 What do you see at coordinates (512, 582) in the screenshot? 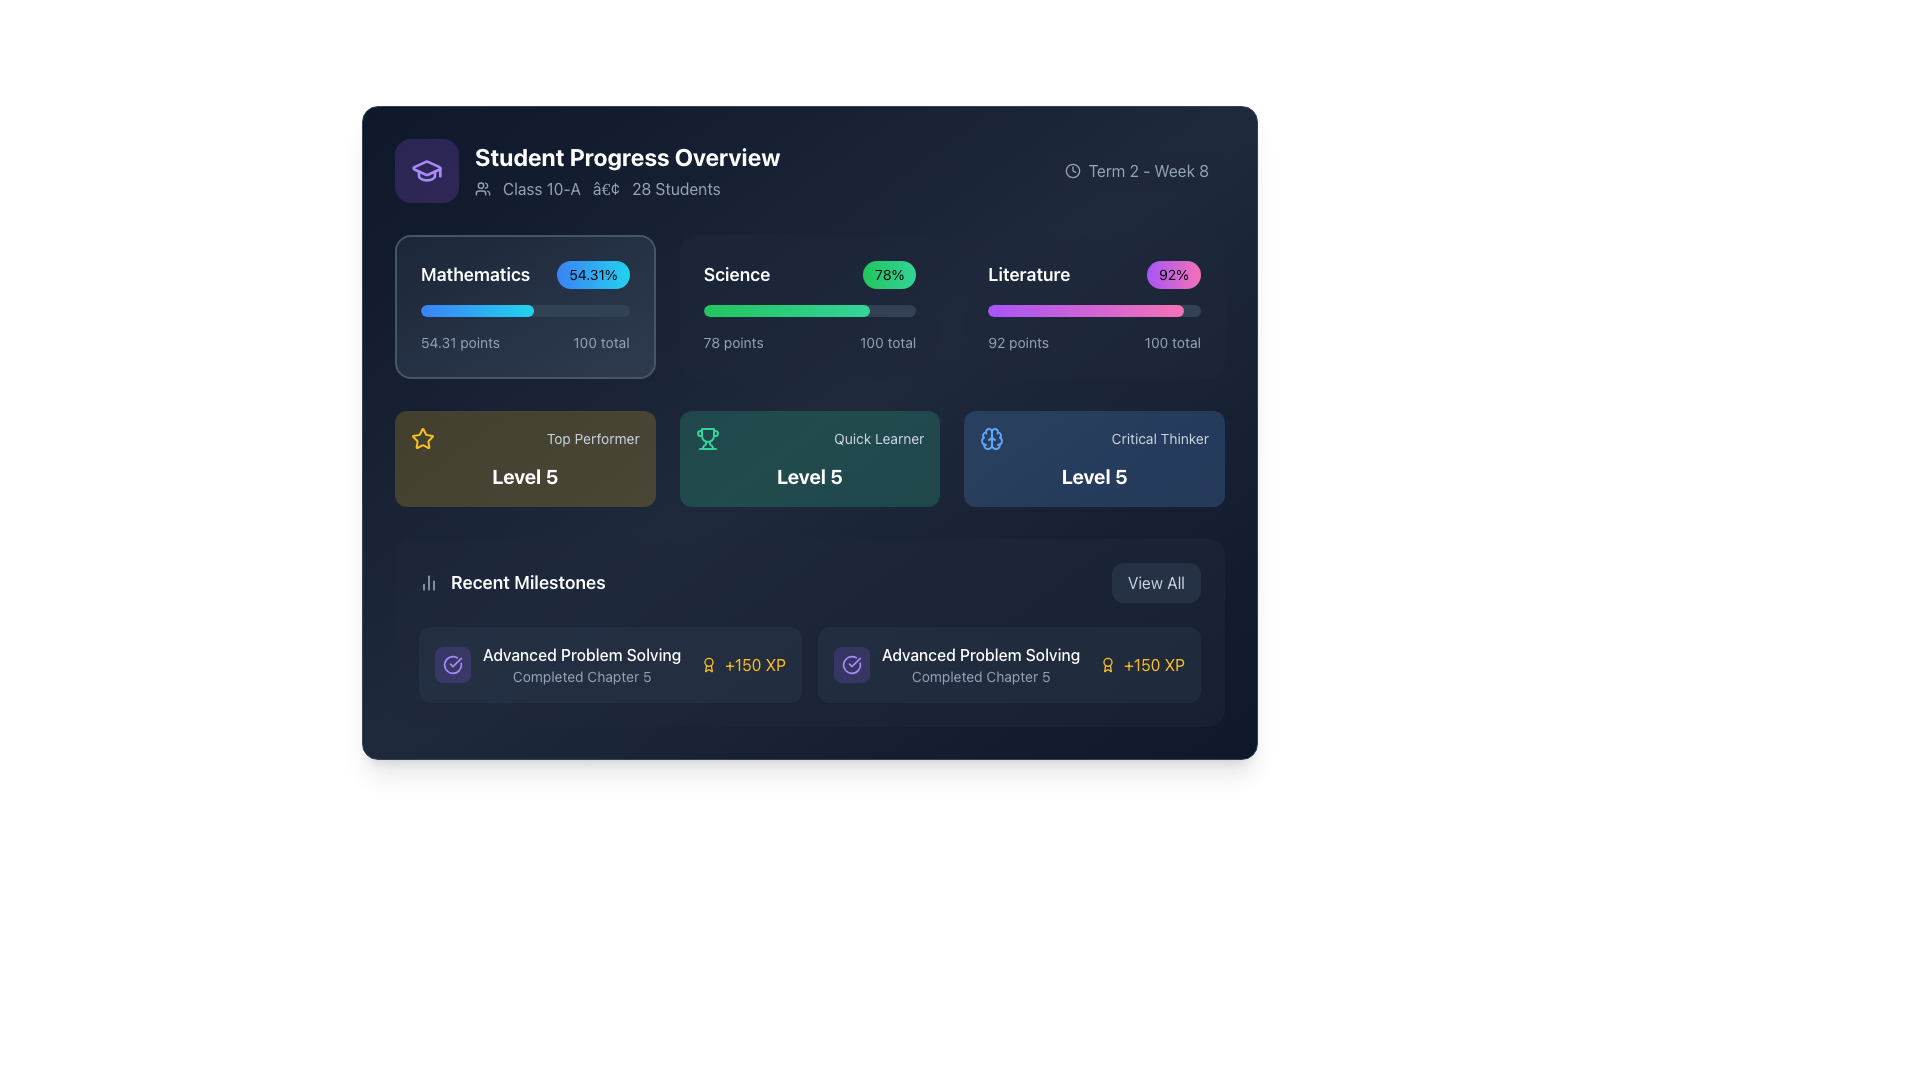
I see `the header element that serves as a title for recent milestones or achievements, positioned below the 'Level 5' cards and to the left of the 'View All' button` at bounding box center [512, 582].